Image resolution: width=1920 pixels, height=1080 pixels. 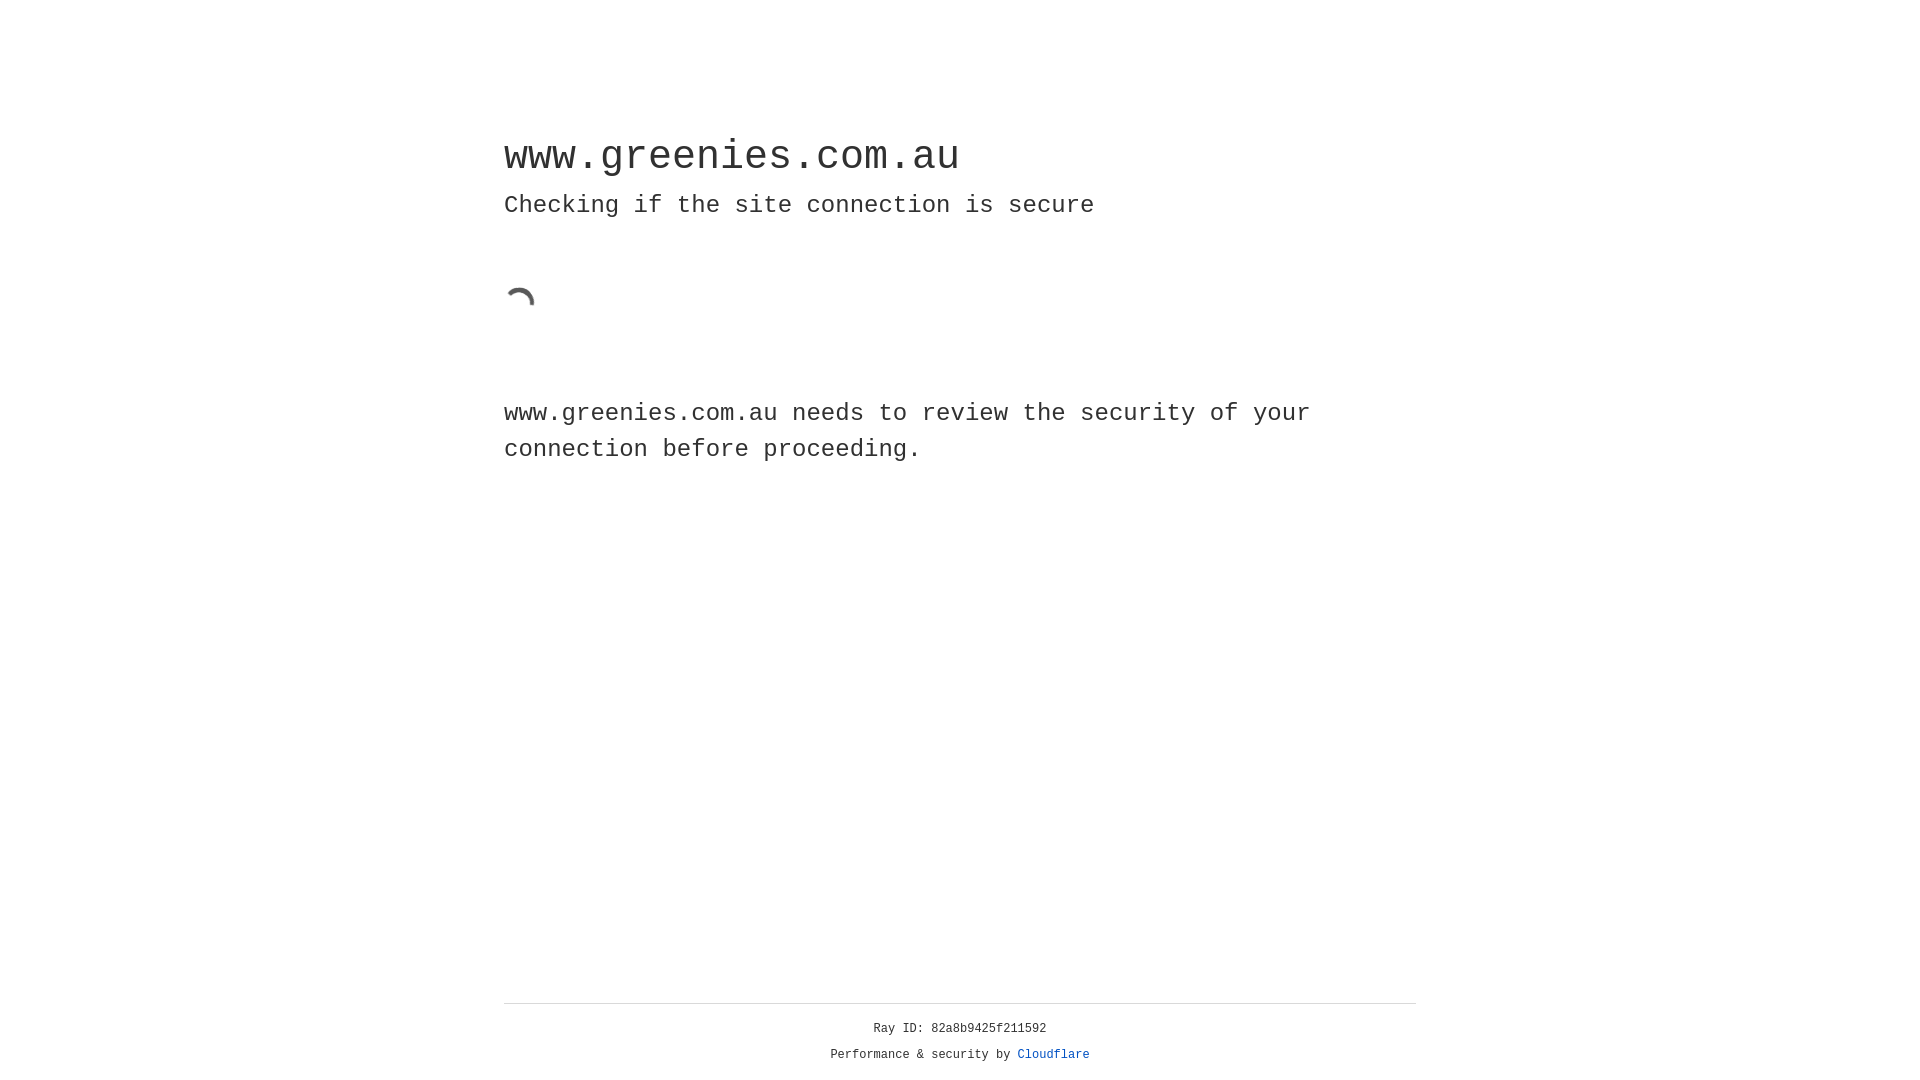 I want to click on 'Cloudflare', so click(x=1053, y=1054).